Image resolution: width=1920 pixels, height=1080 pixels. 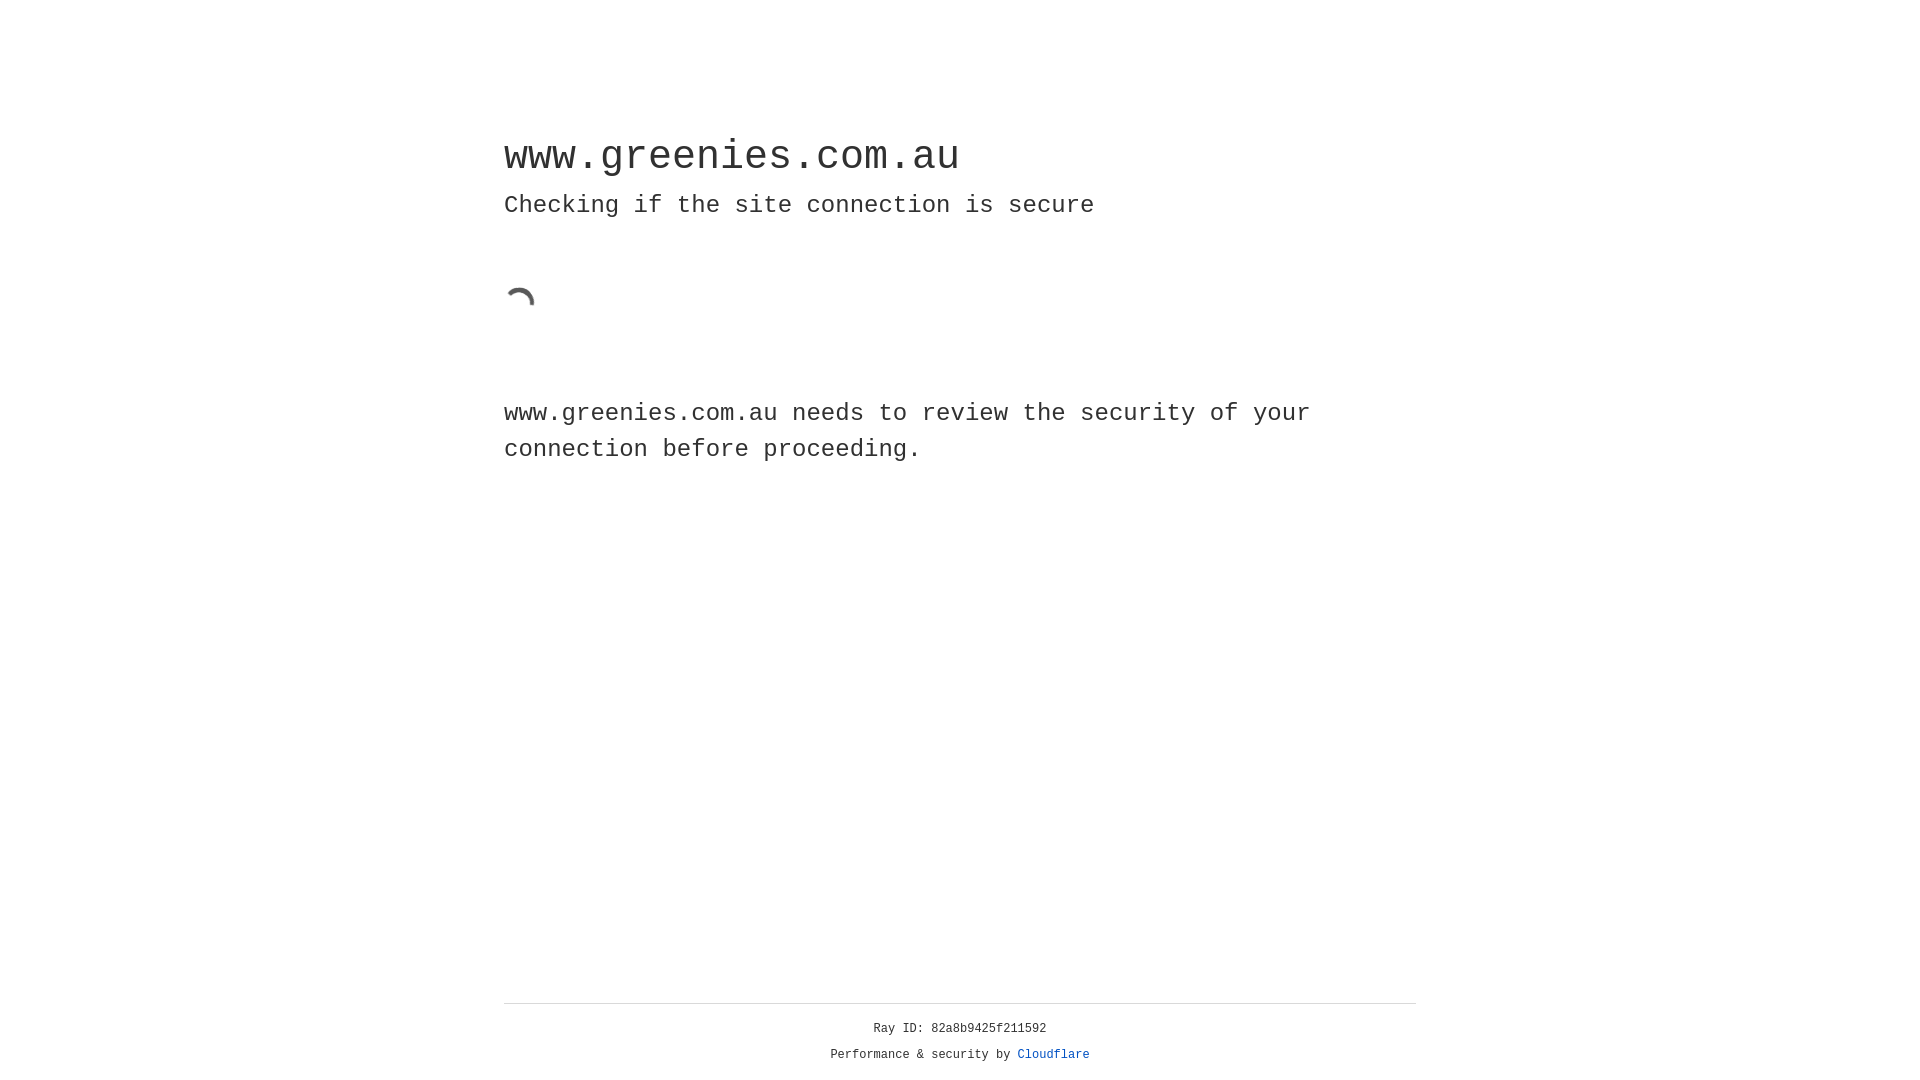 I want to click on 'Cloudflare', so click(x=1053, y=1054).